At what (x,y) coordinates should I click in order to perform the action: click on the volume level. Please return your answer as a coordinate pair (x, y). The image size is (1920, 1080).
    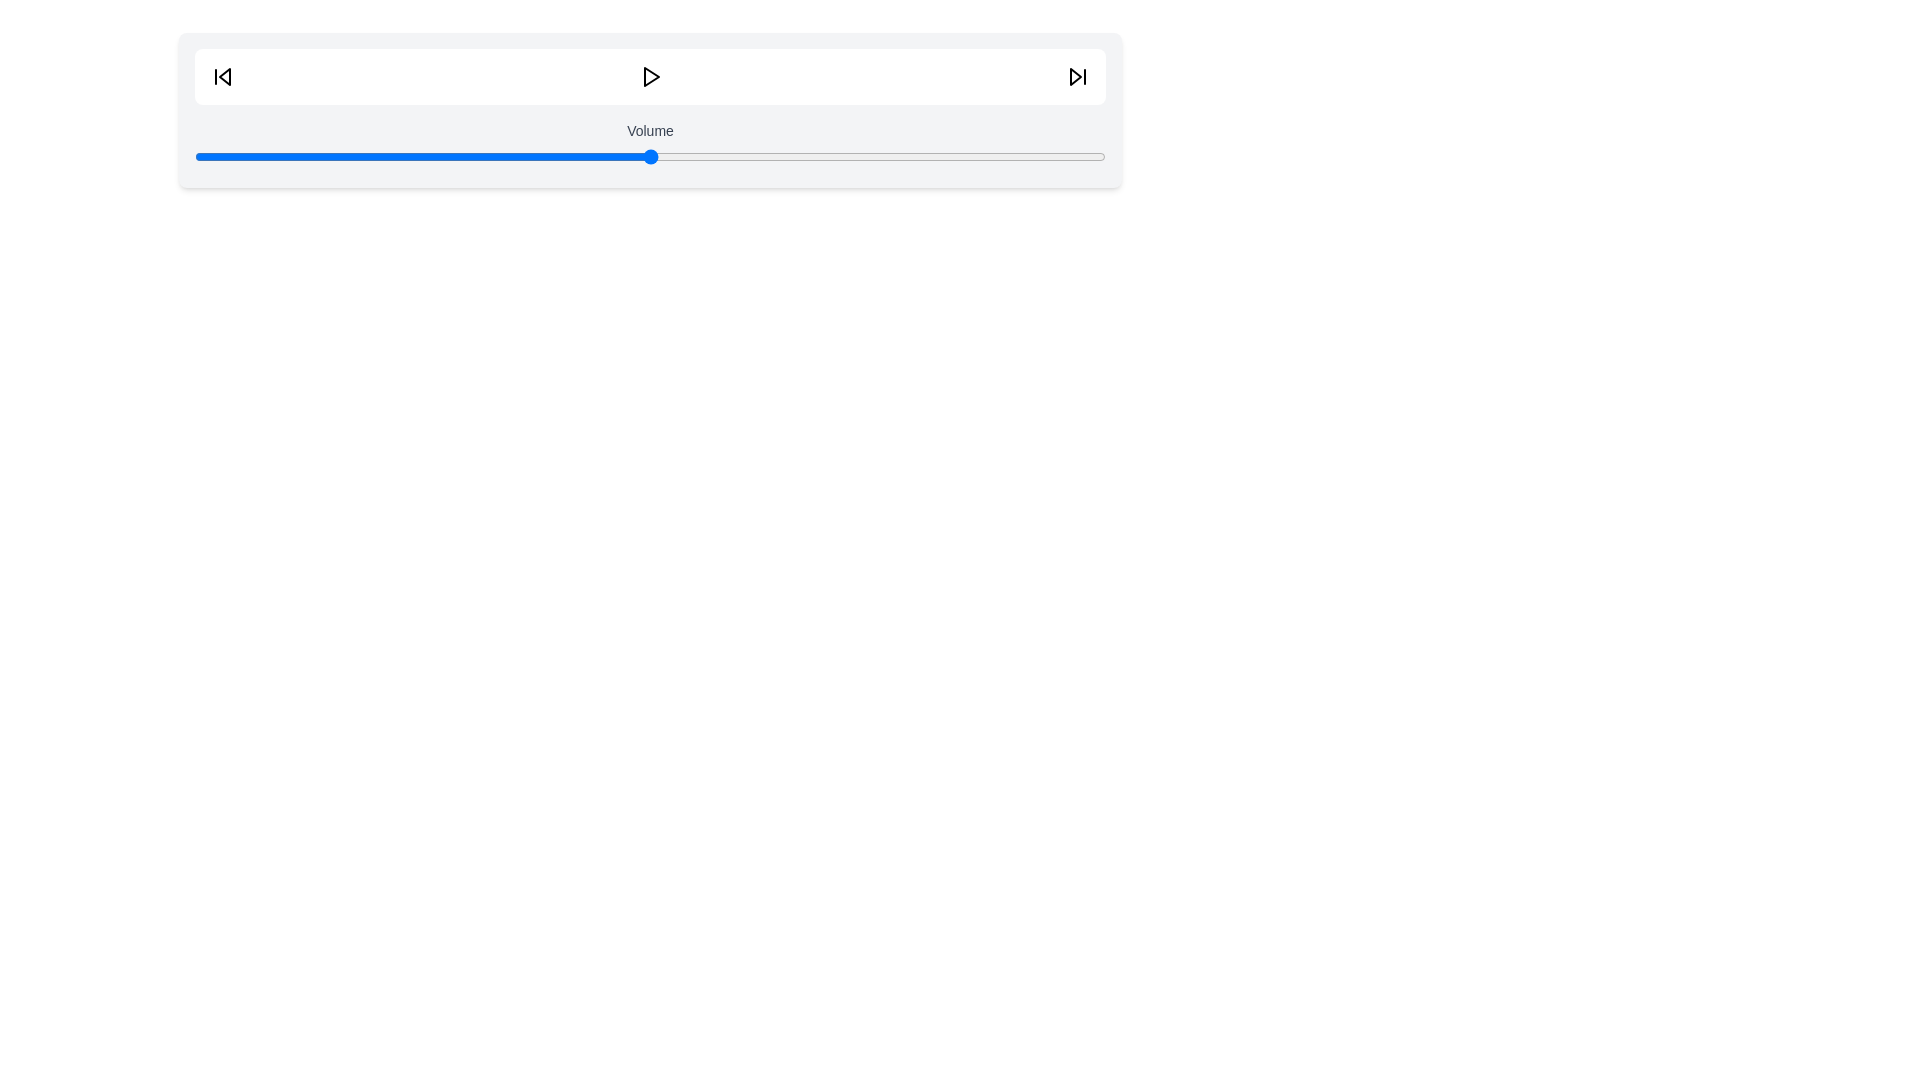
    Looking at the image, I should click on (740, 156).